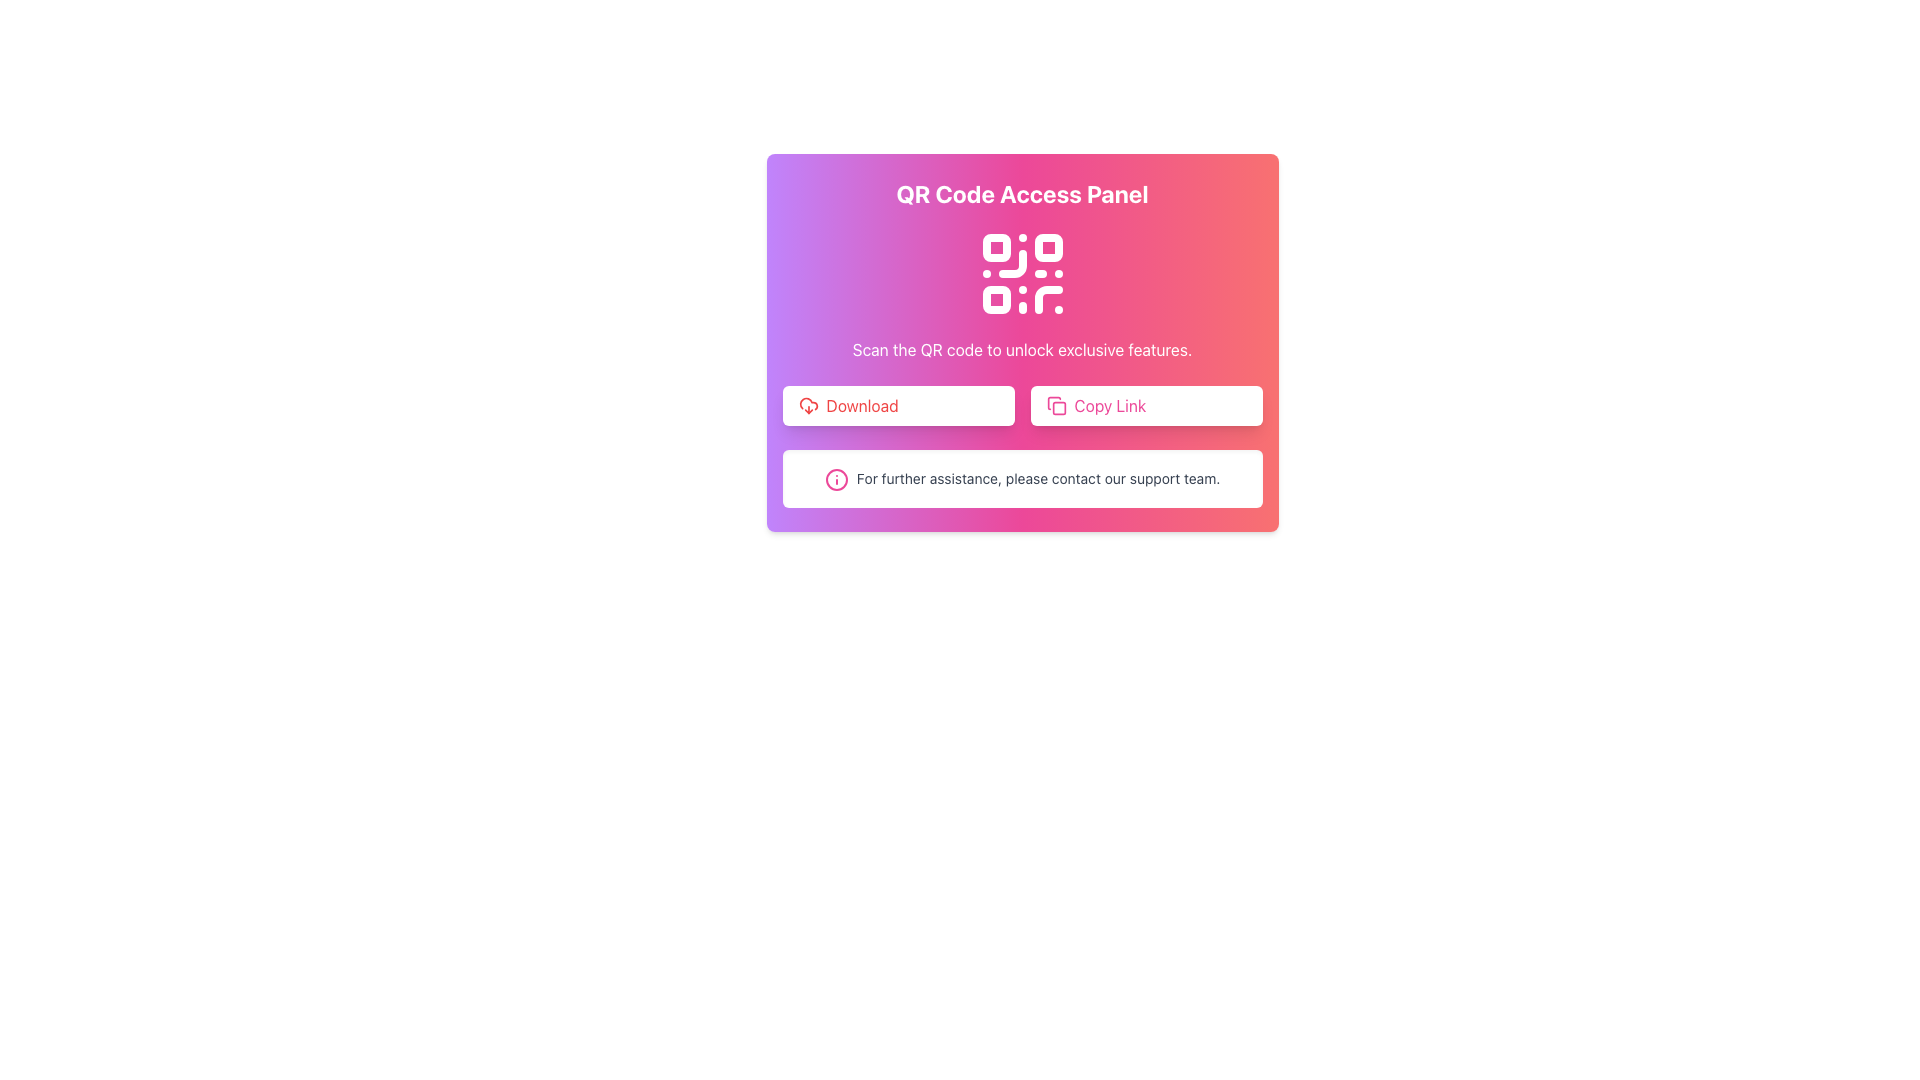 Image resolution: width=1920 pixels, height=1080 pixels. Describe the element at coordinates (897, 405) in the screenshot. I see `the 'Download' button, which is a rectangular button with red text and a cloud icon, located below the QR code section` at that location.